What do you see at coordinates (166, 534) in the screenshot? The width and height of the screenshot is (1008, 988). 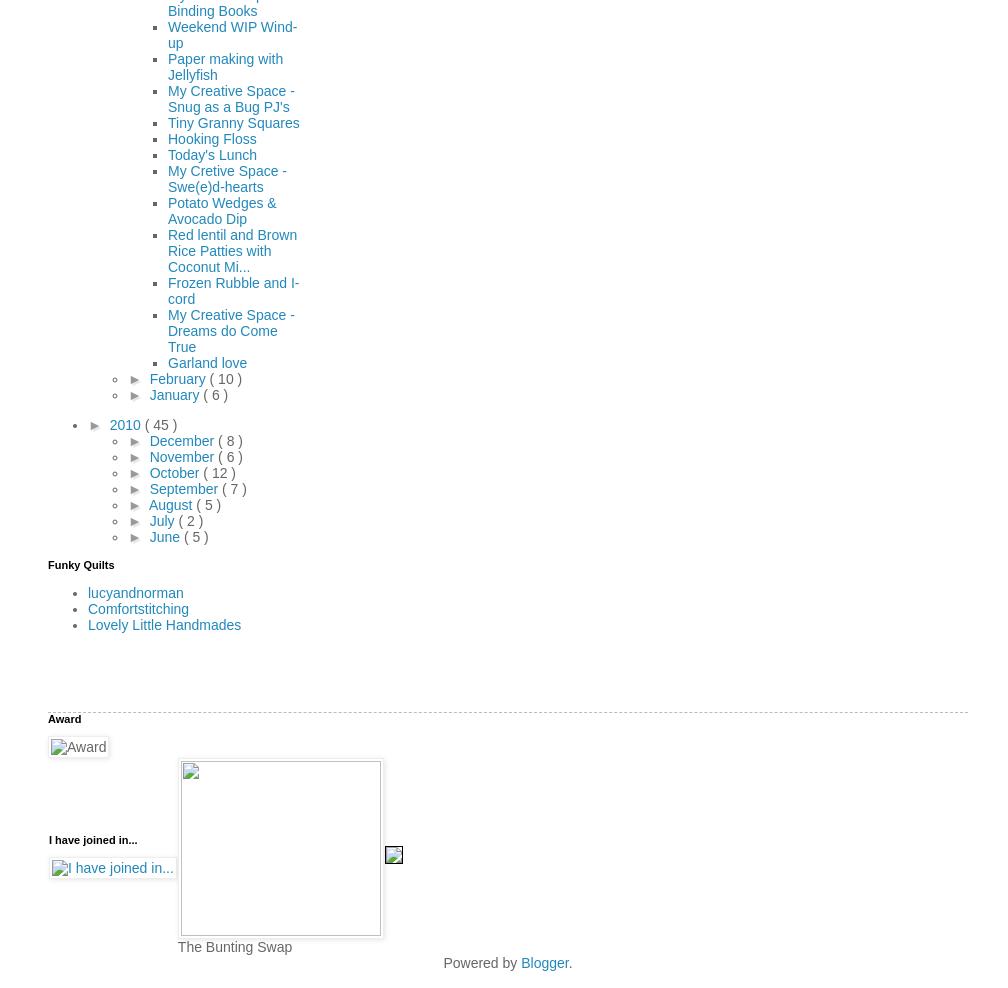 I see `'June'` at bounding box center [166, 534].